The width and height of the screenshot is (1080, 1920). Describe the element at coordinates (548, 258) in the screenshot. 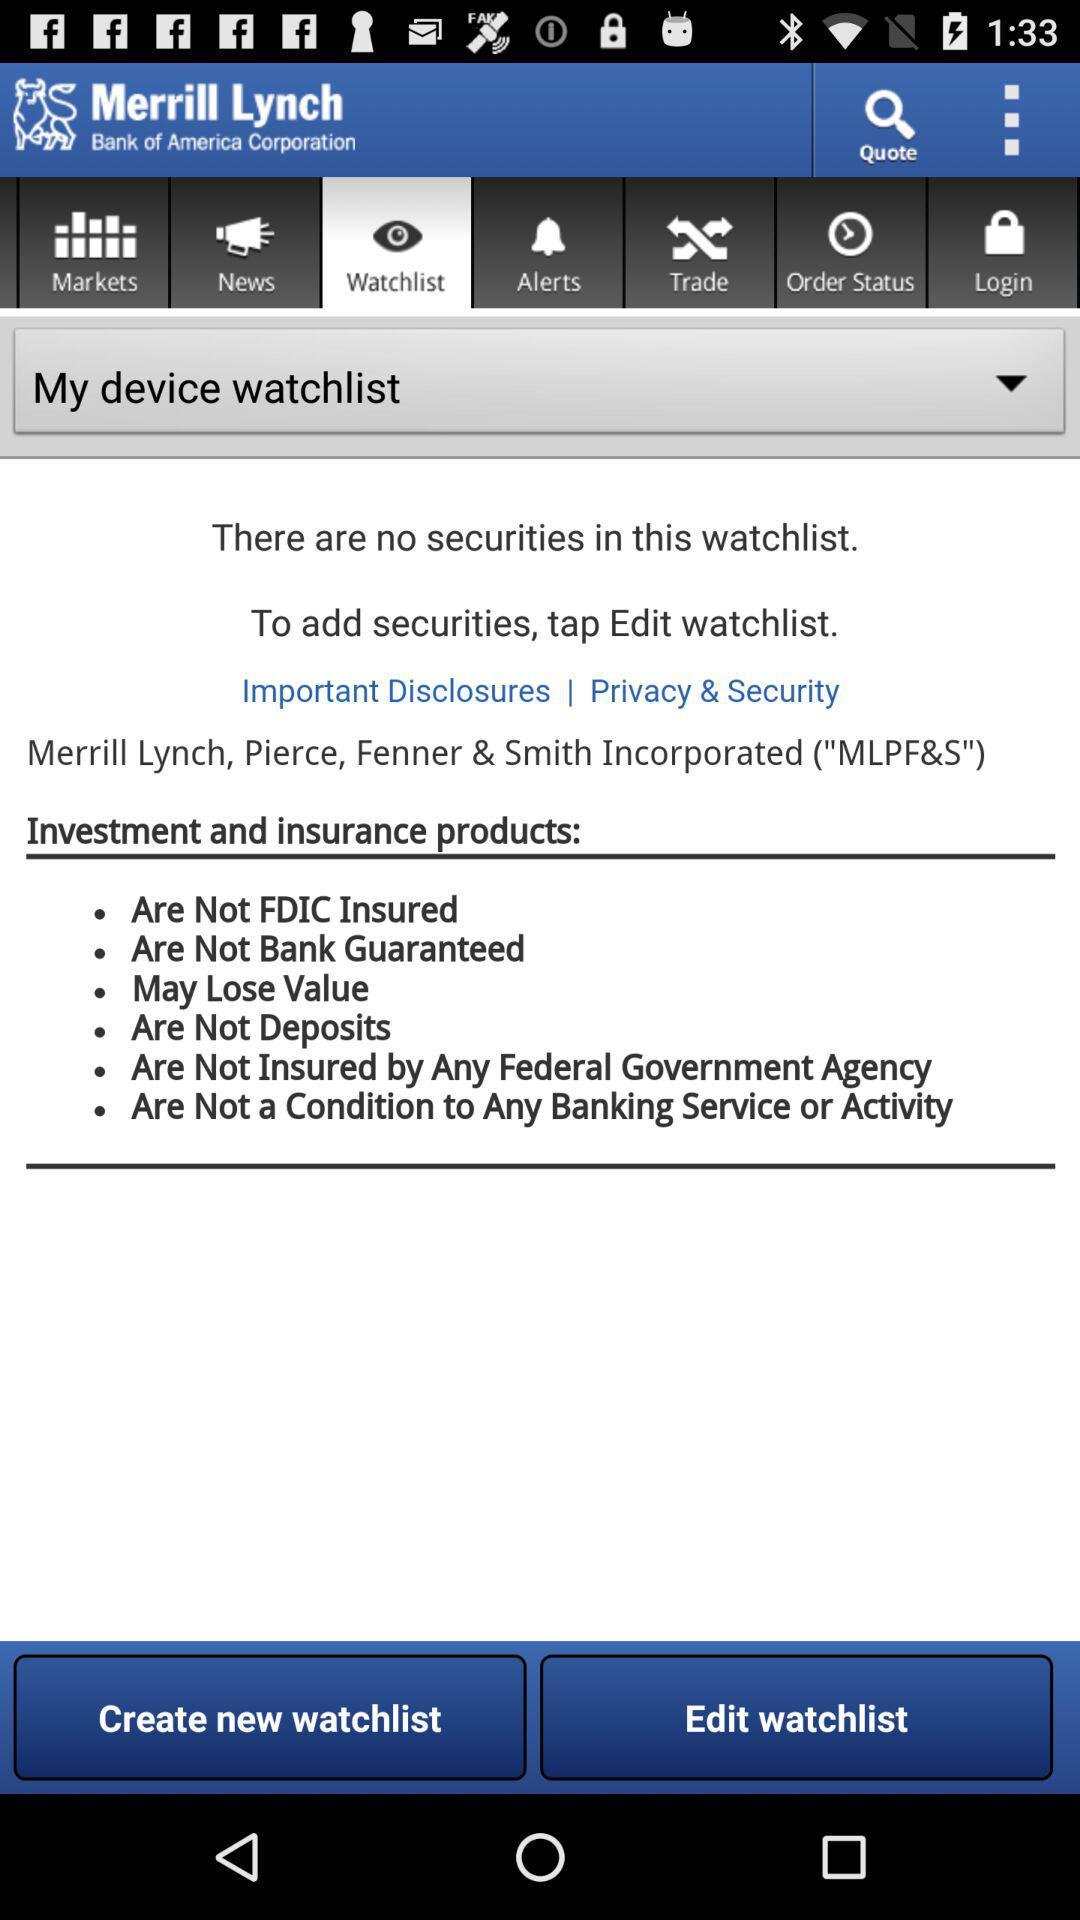

I see `the notifications icon` at that location.